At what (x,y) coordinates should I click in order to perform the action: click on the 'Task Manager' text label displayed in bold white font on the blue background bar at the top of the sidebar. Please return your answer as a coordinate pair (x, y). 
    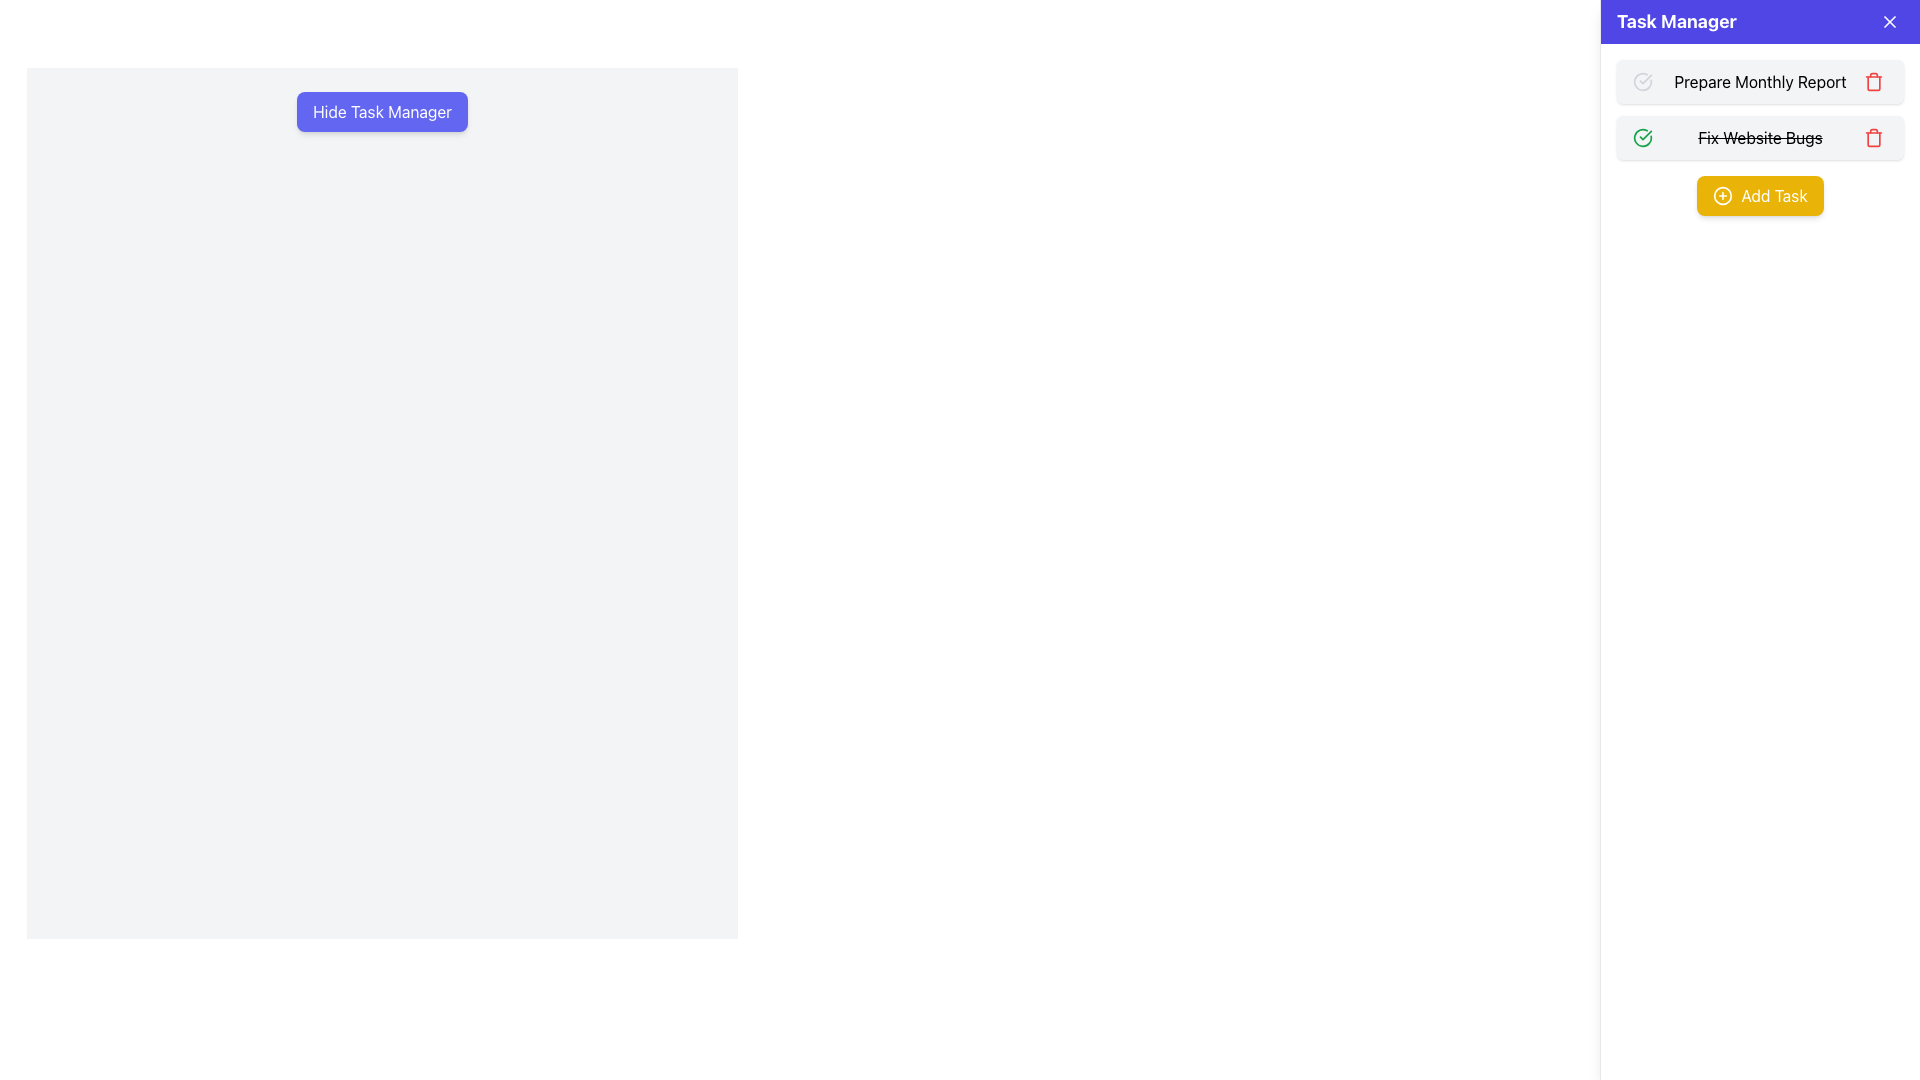
    Looking at the image, I should click on (1676, 22).